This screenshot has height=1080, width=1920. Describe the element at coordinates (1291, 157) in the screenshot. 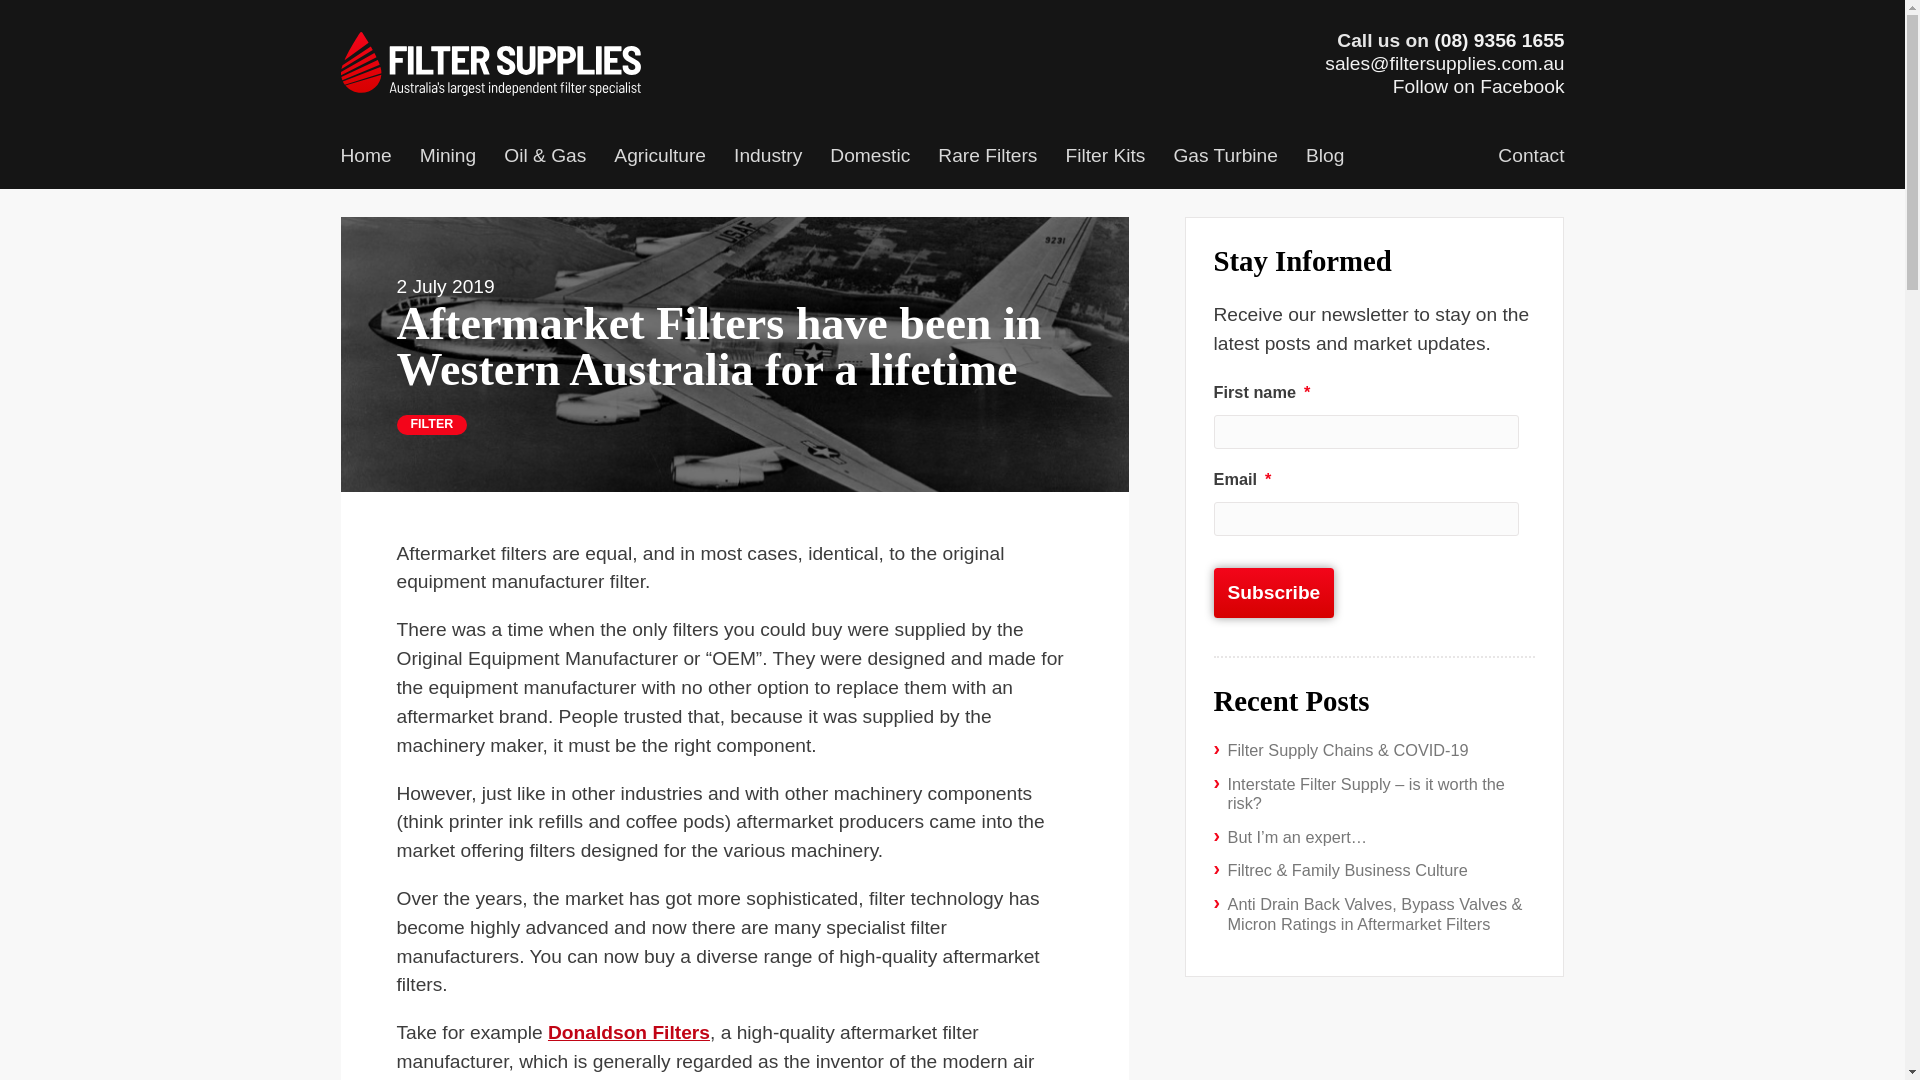

I see `'Blog'` at that location.